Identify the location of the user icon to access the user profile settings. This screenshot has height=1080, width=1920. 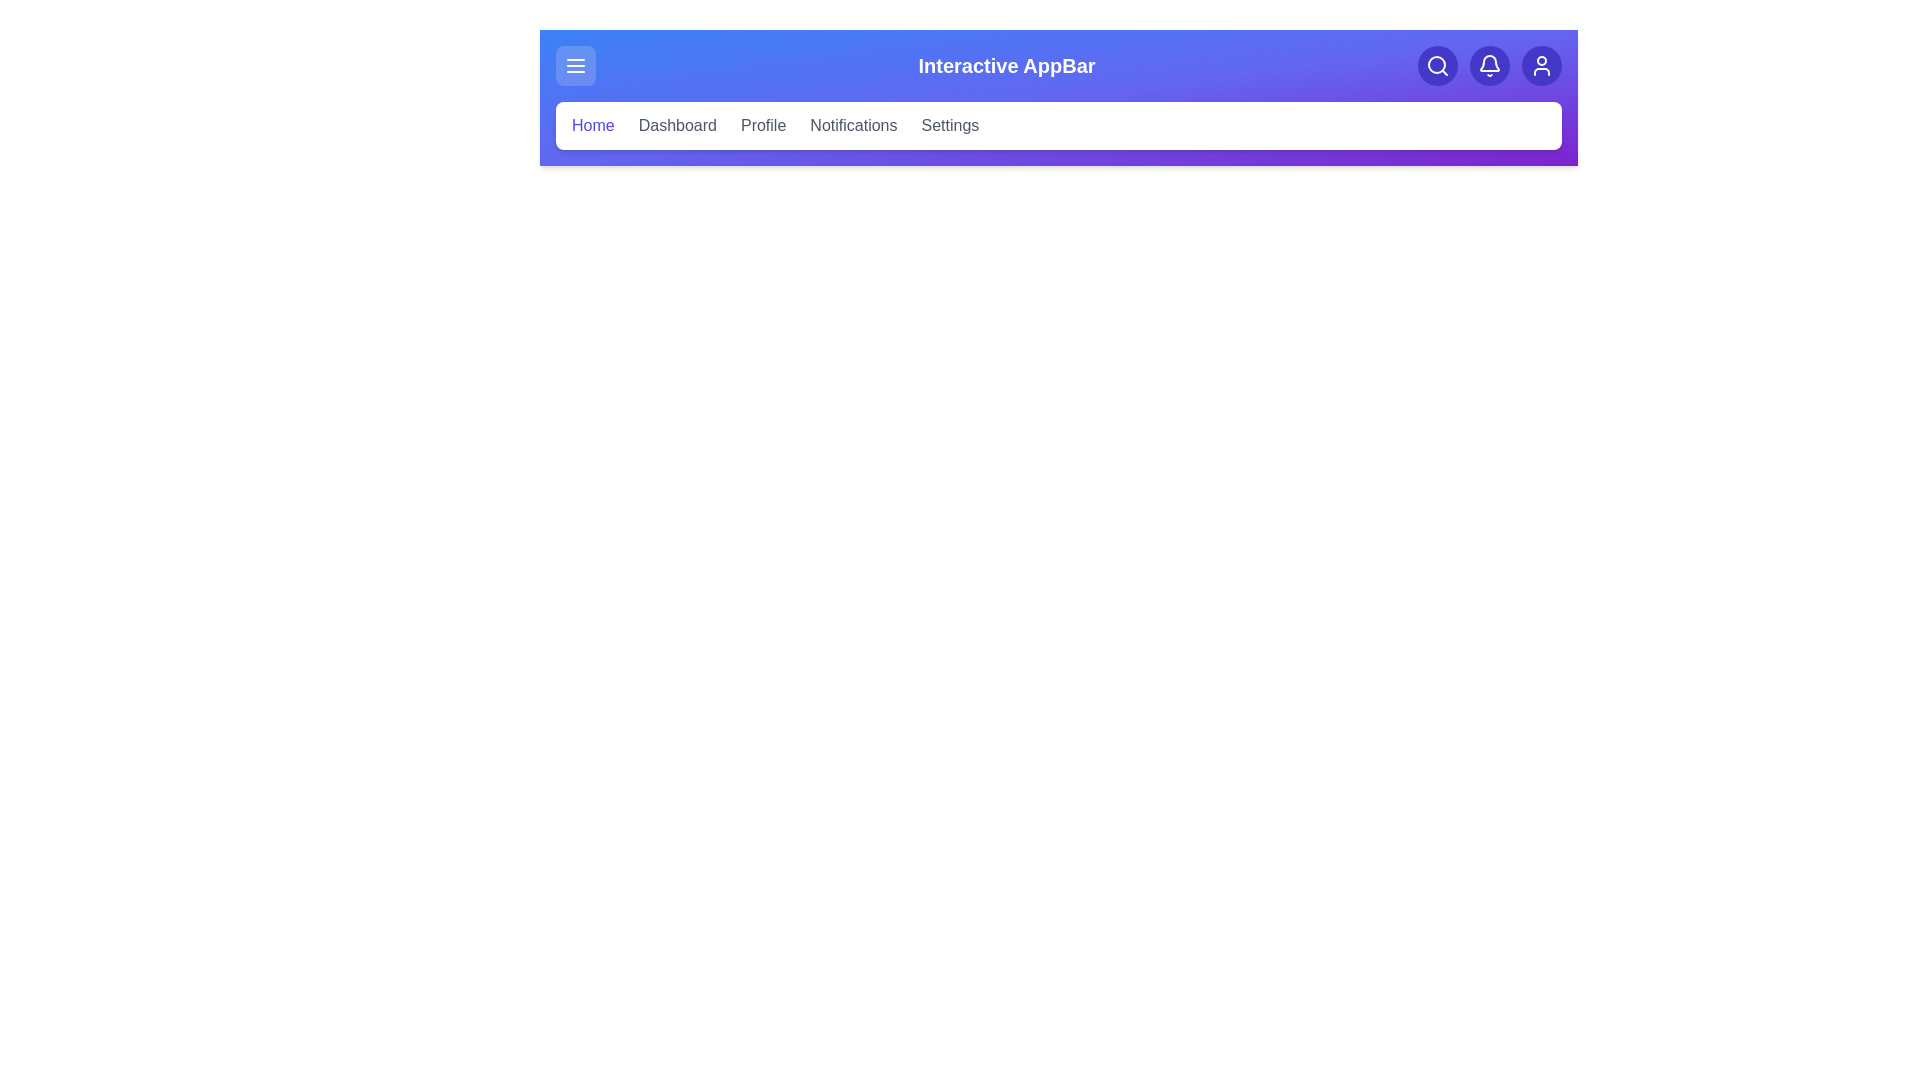
(1540, 64).